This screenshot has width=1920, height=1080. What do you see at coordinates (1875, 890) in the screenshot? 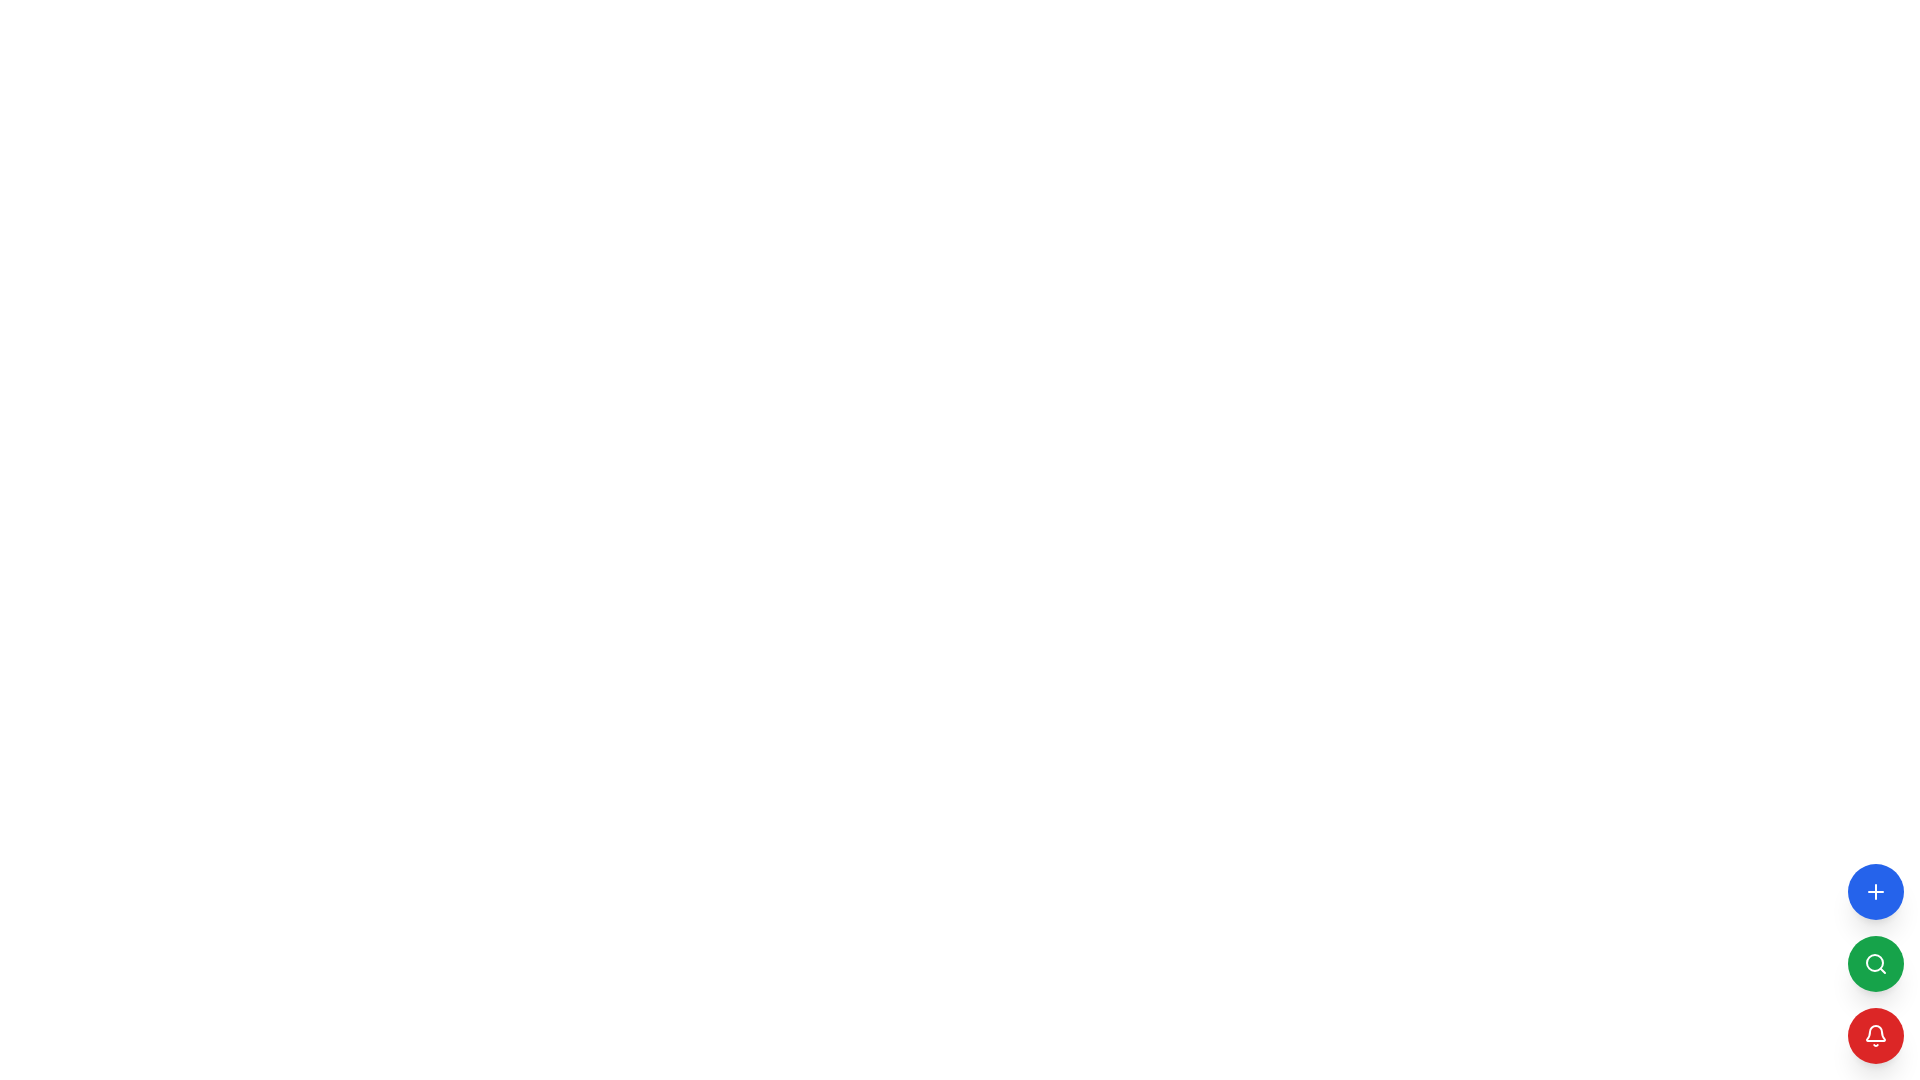
I see `the blue circular button with a white plus icon located at the top of the vertical stack on the right side of the interface` at bounding box center [1875, 890].